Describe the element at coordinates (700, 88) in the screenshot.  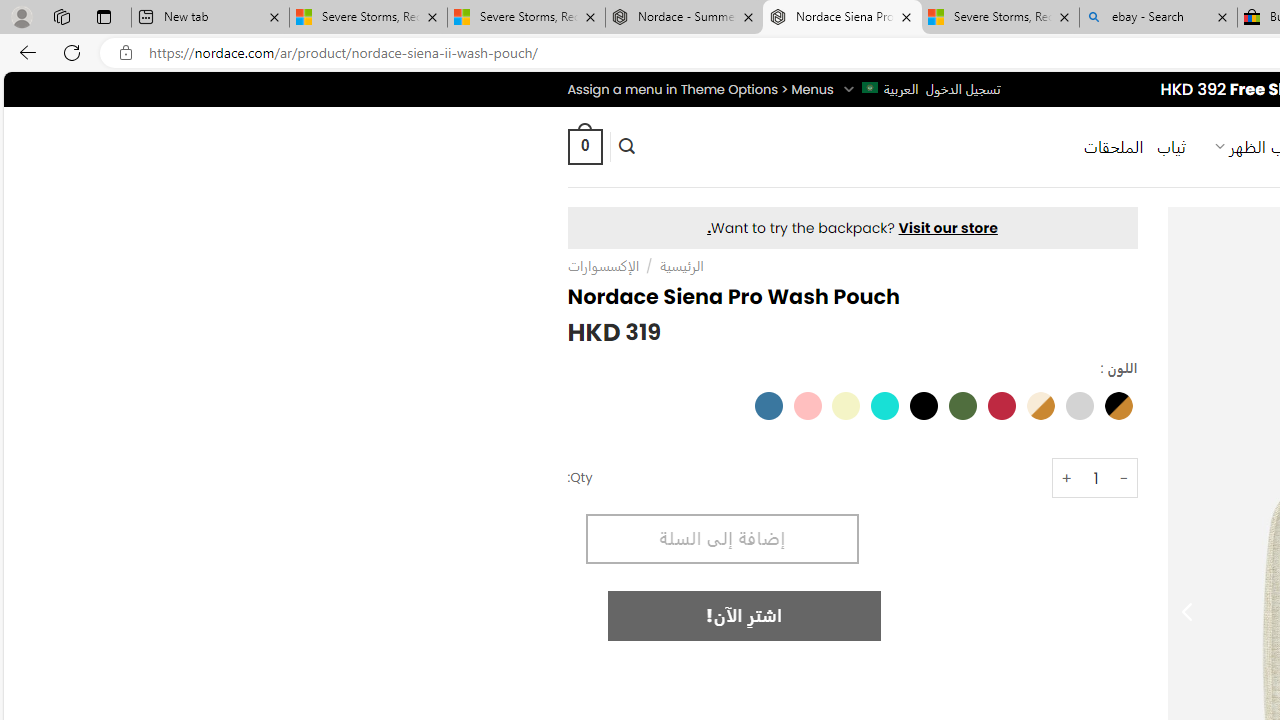
I see `'Assign a menu in Theme Options > Menus'` at that location.